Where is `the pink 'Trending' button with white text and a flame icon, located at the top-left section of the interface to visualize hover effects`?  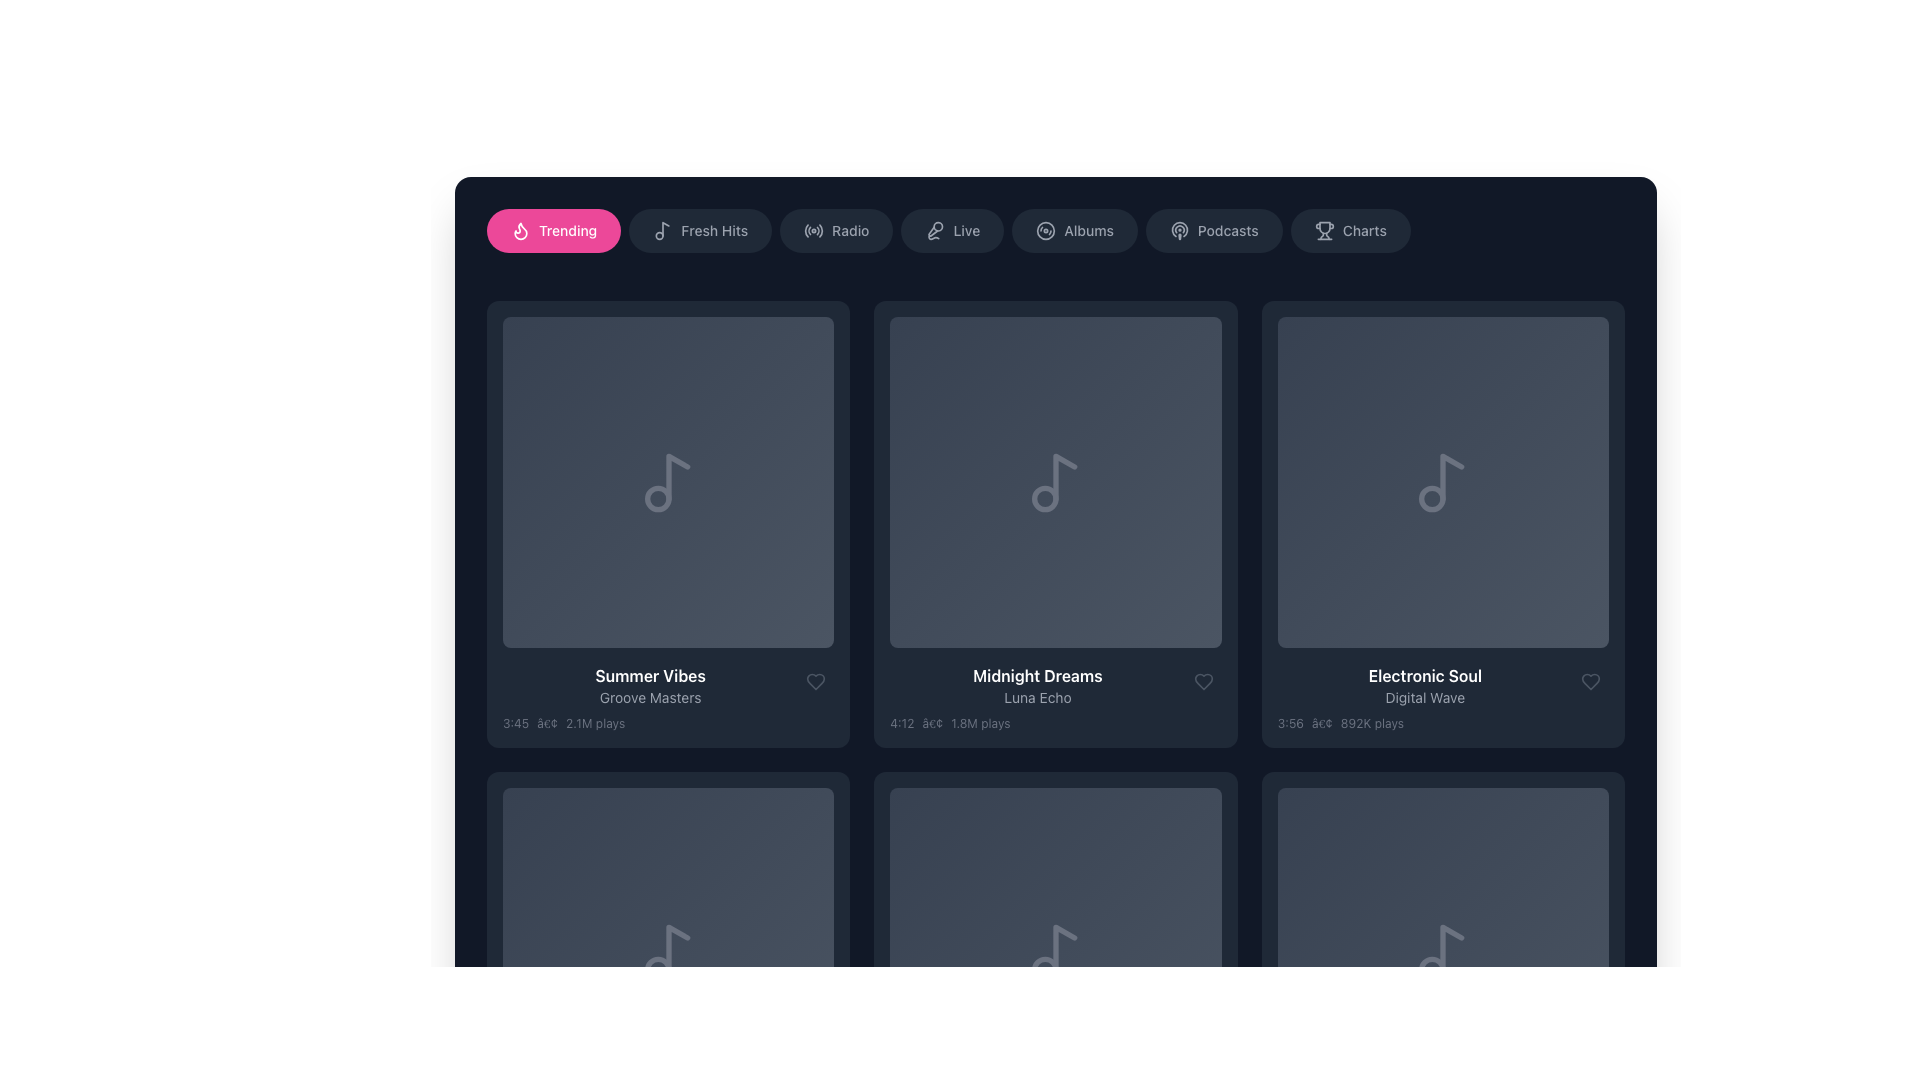
the pink 'Trending' button with white text and a flame icon, located at the top-left section of the interface to visualize hover effects is located at coordinates (554, 230).